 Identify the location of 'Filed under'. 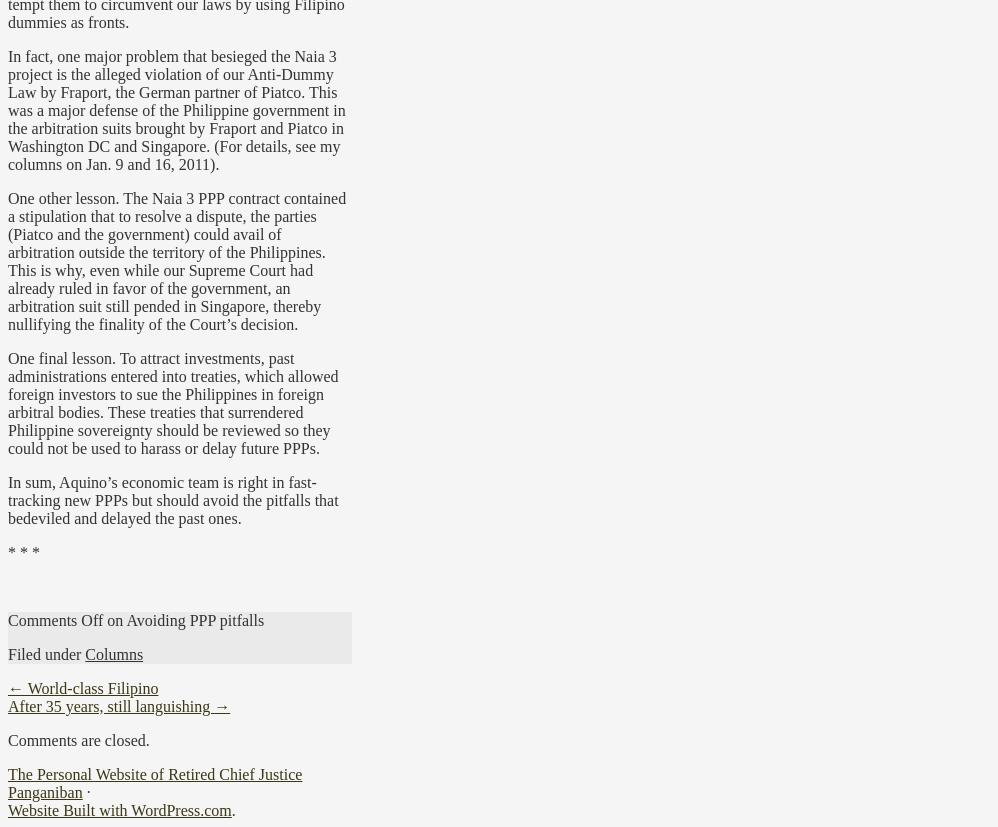
(46, 653).